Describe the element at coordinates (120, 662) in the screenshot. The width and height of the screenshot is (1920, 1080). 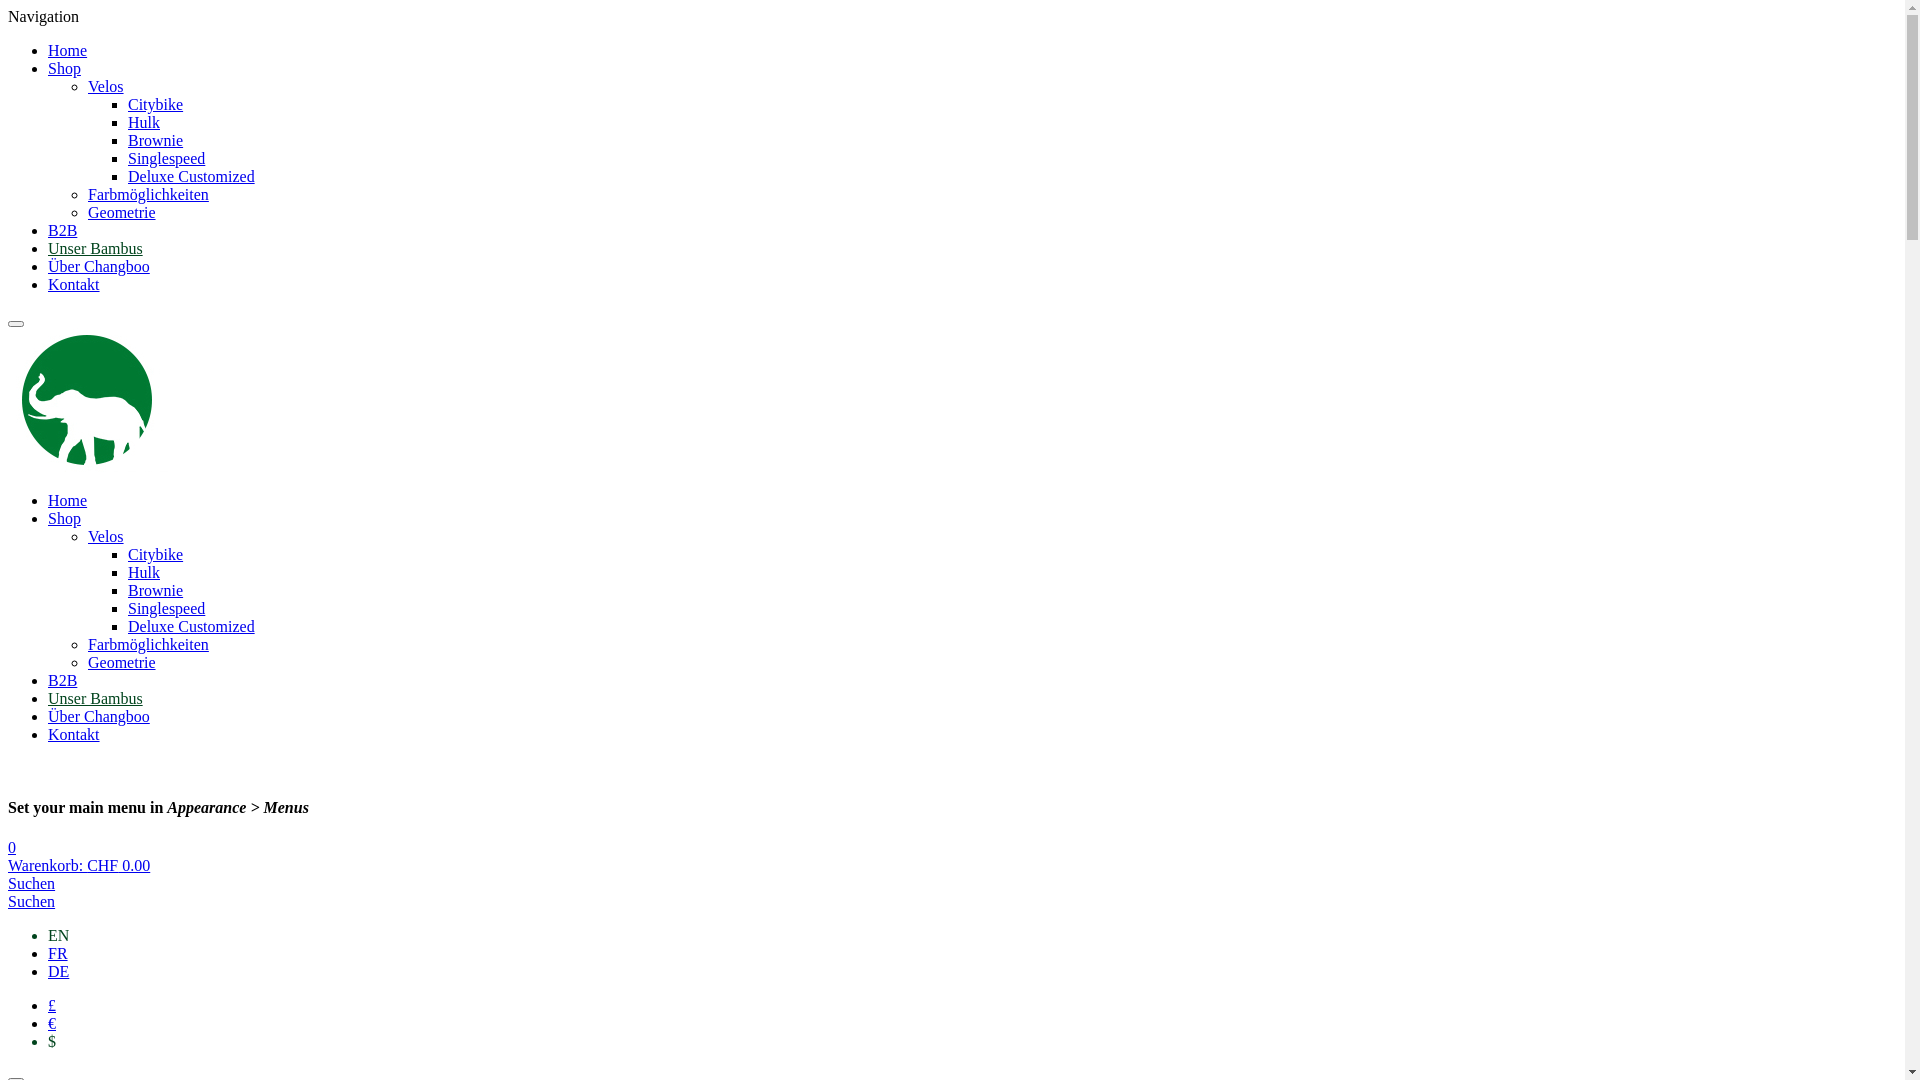
I see `'Geometrie'` at that location.